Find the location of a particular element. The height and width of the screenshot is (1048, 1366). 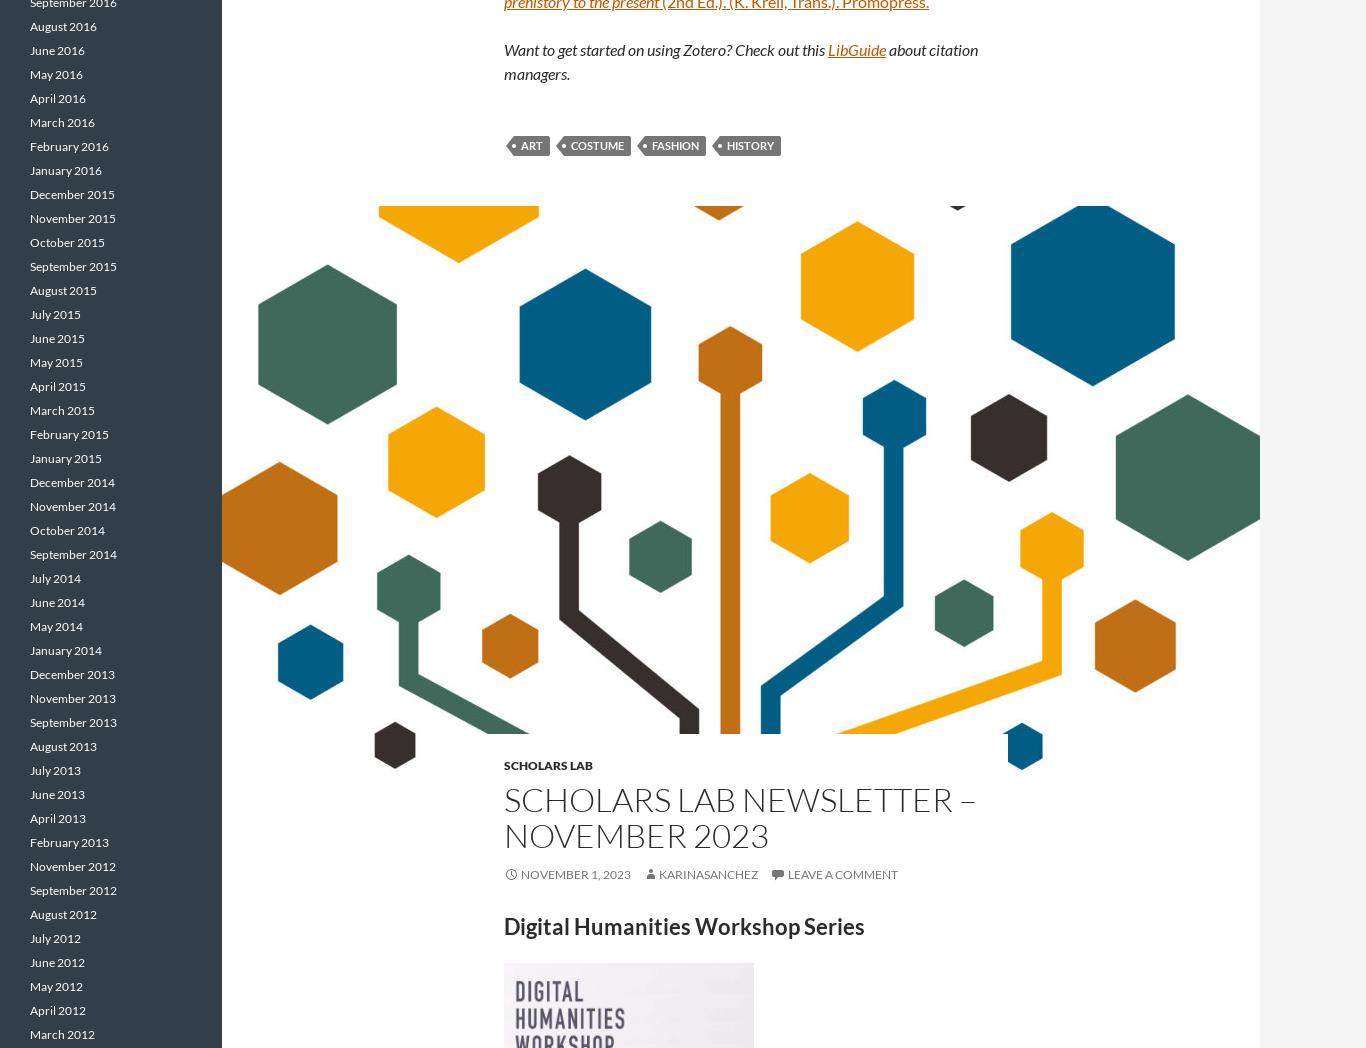

'June 2015' is located at coordinates (57, 338).